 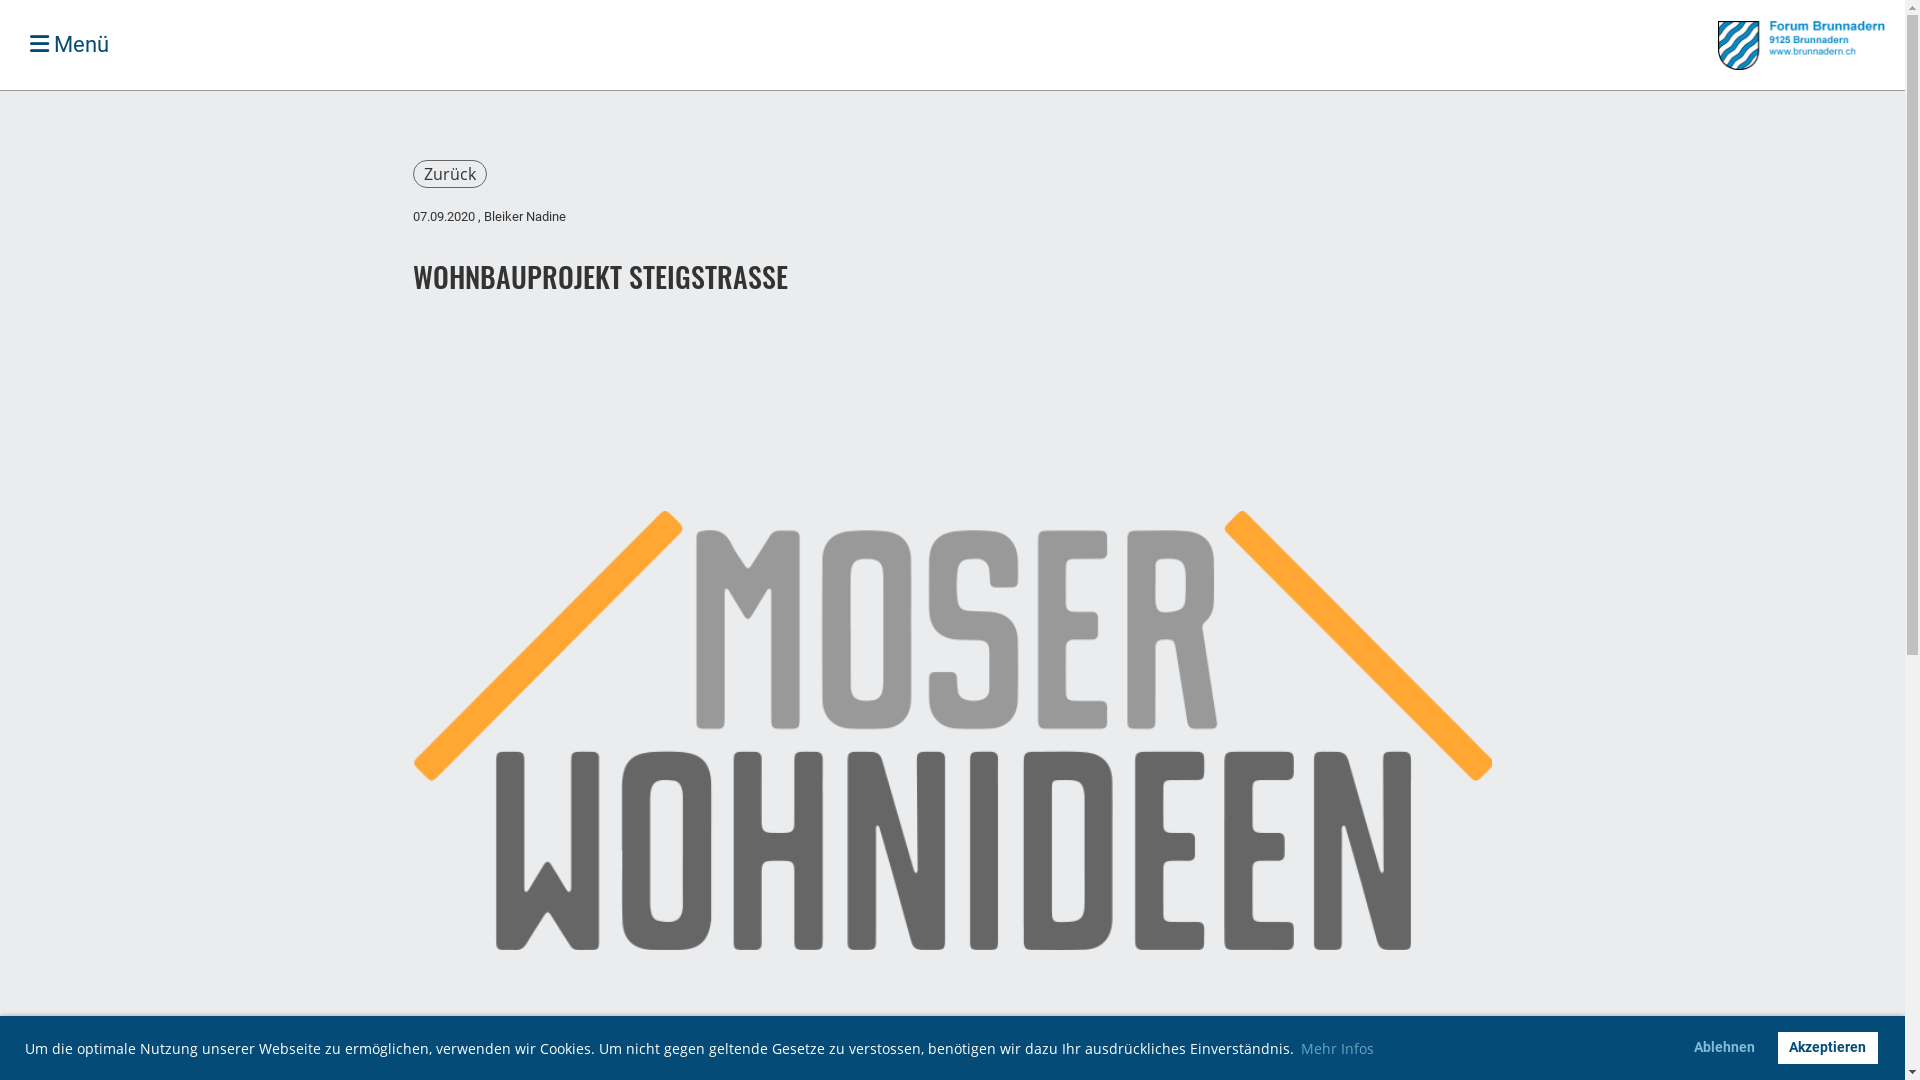 I want to click on 'Mehr Infos', so click(x=1337, y=1047).